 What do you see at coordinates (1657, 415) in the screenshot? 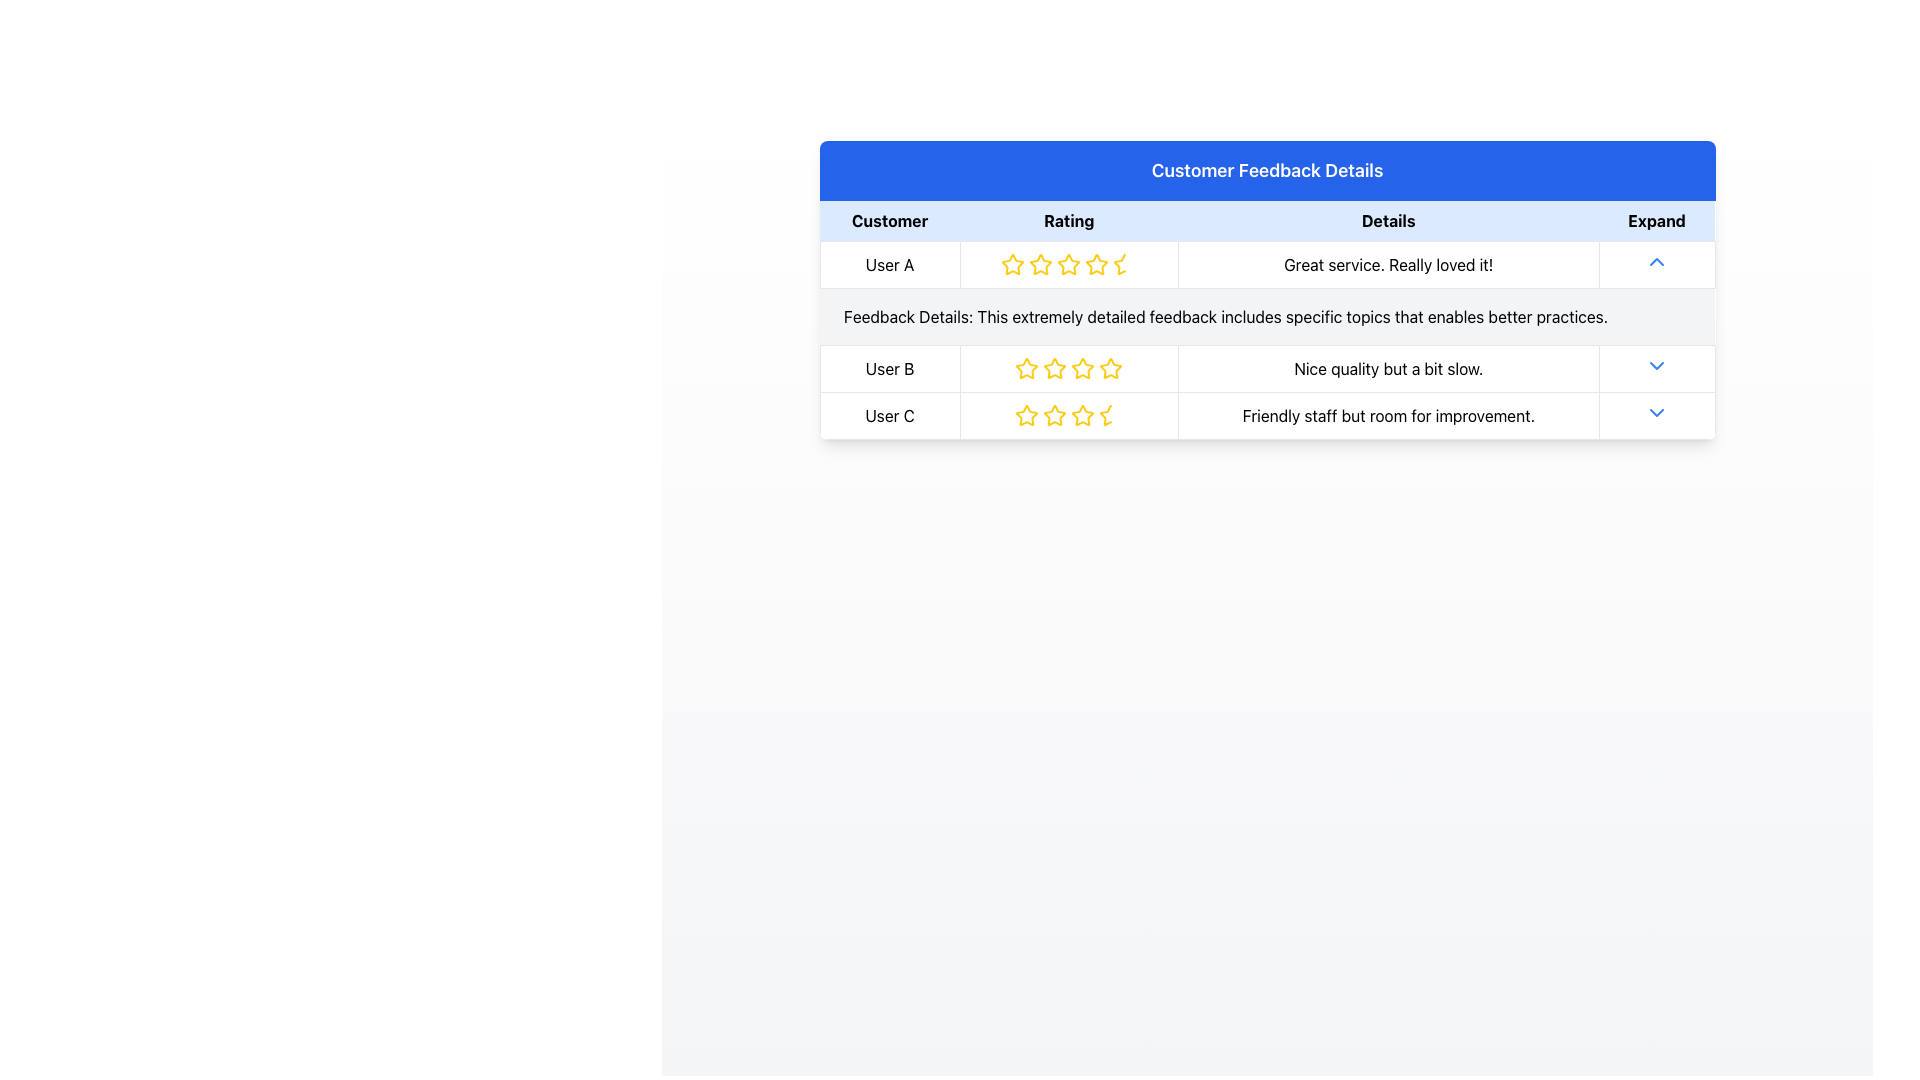
I see `the Icon Button located in the 'Expand' column of the last row of the table` at bounding box center [1657, 415].